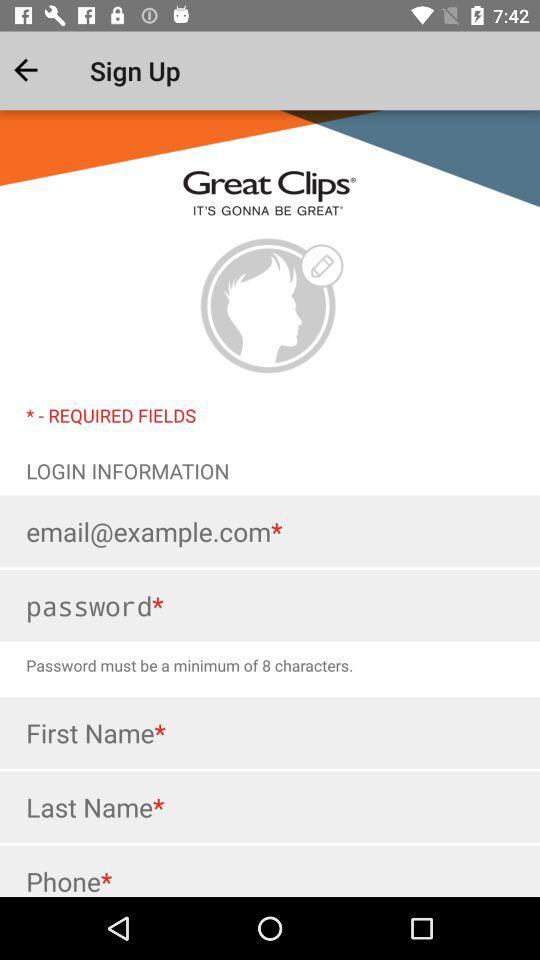  Describe the element at coordinates (270, 604) in the screenshot. I see `password` at that location.